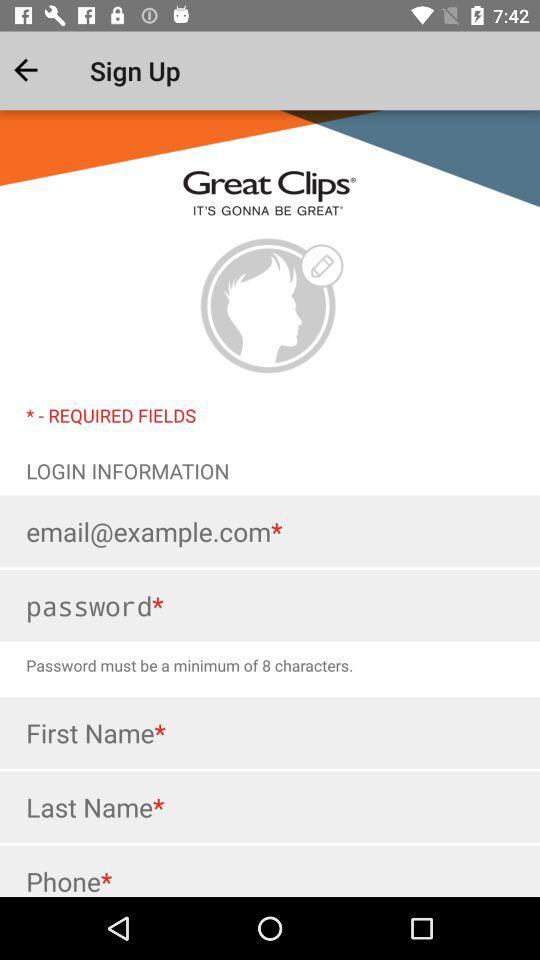  Describe the element at coordinates (270, 604) in the screenshot. I see `password` at that location.